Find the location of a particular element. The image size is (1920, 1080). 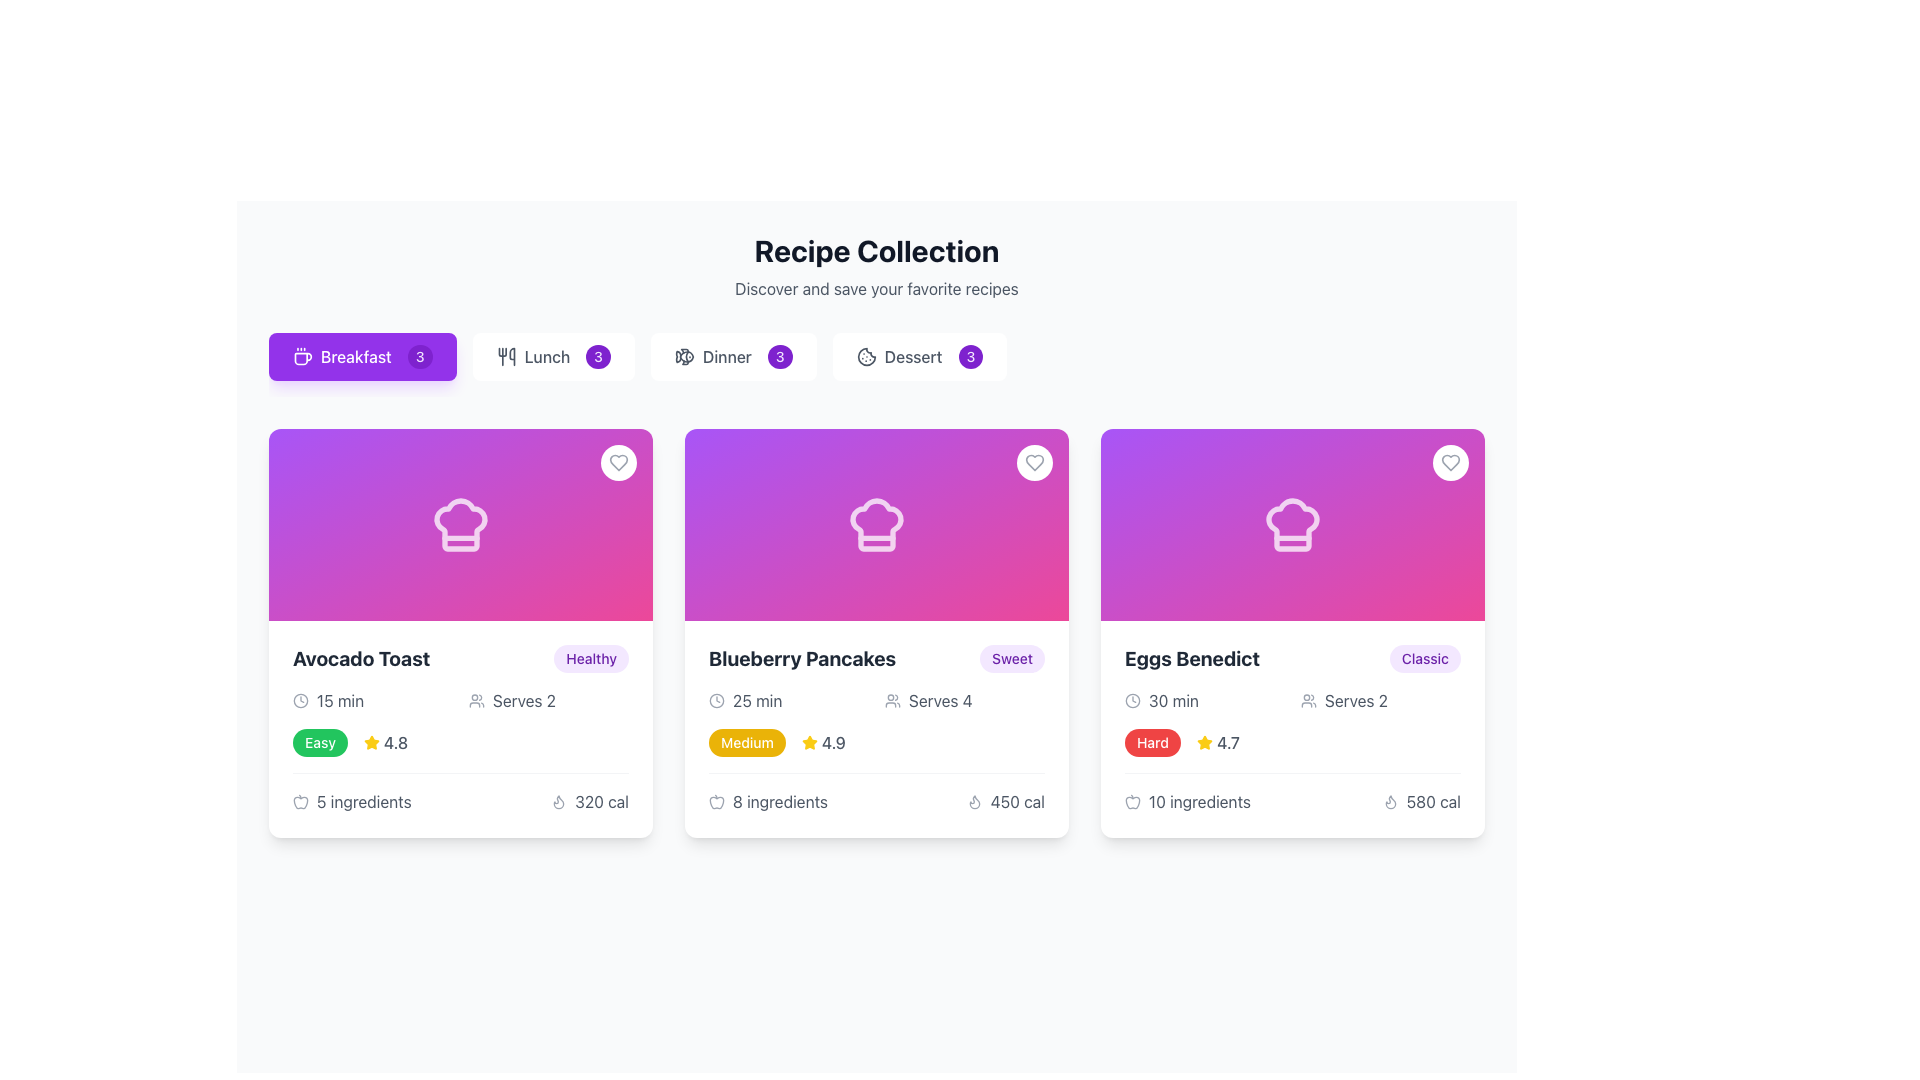

the 'Lunch' category icon located to the left of the text 'Lunch' in the navigation menu is located at coordinates (506, 356).